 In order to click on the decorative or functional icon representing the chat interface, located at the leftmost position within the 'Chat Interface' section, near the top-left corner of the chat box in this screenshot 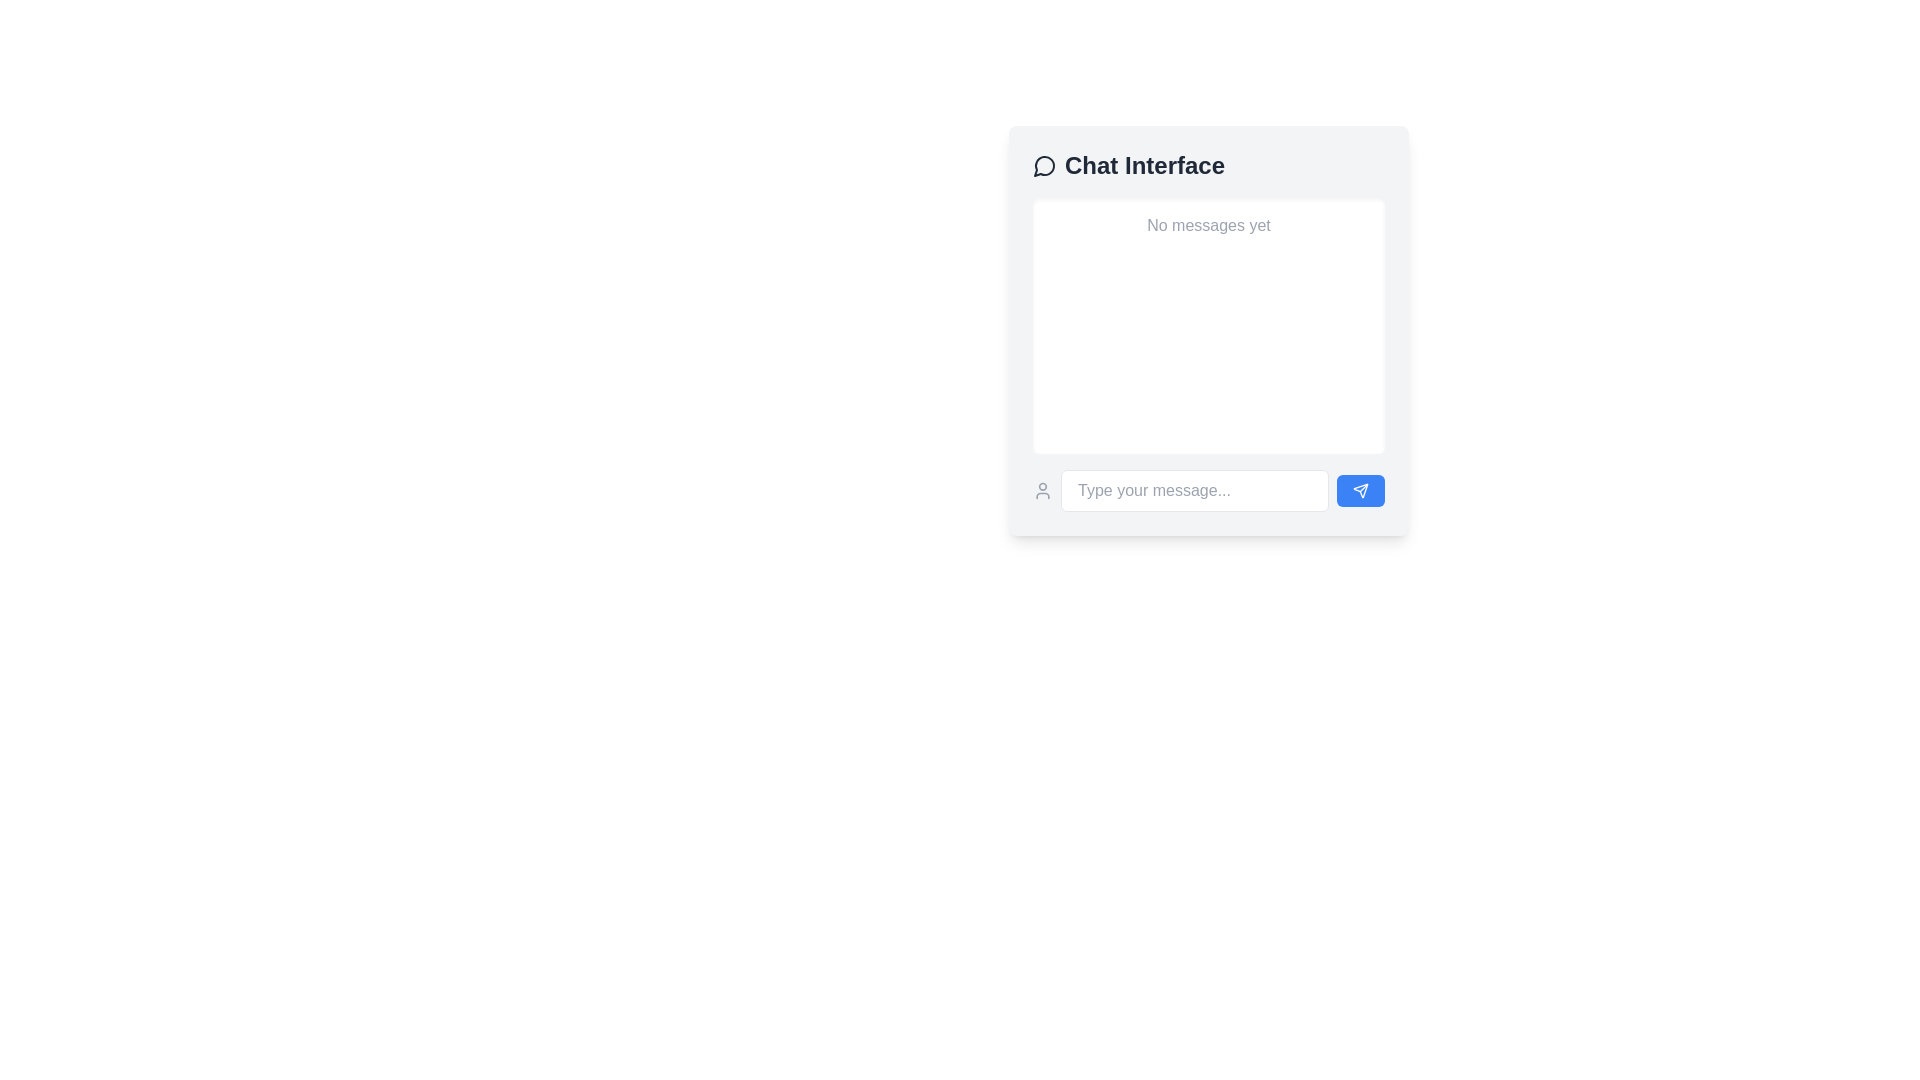, I will do `click(1044, 164)`.